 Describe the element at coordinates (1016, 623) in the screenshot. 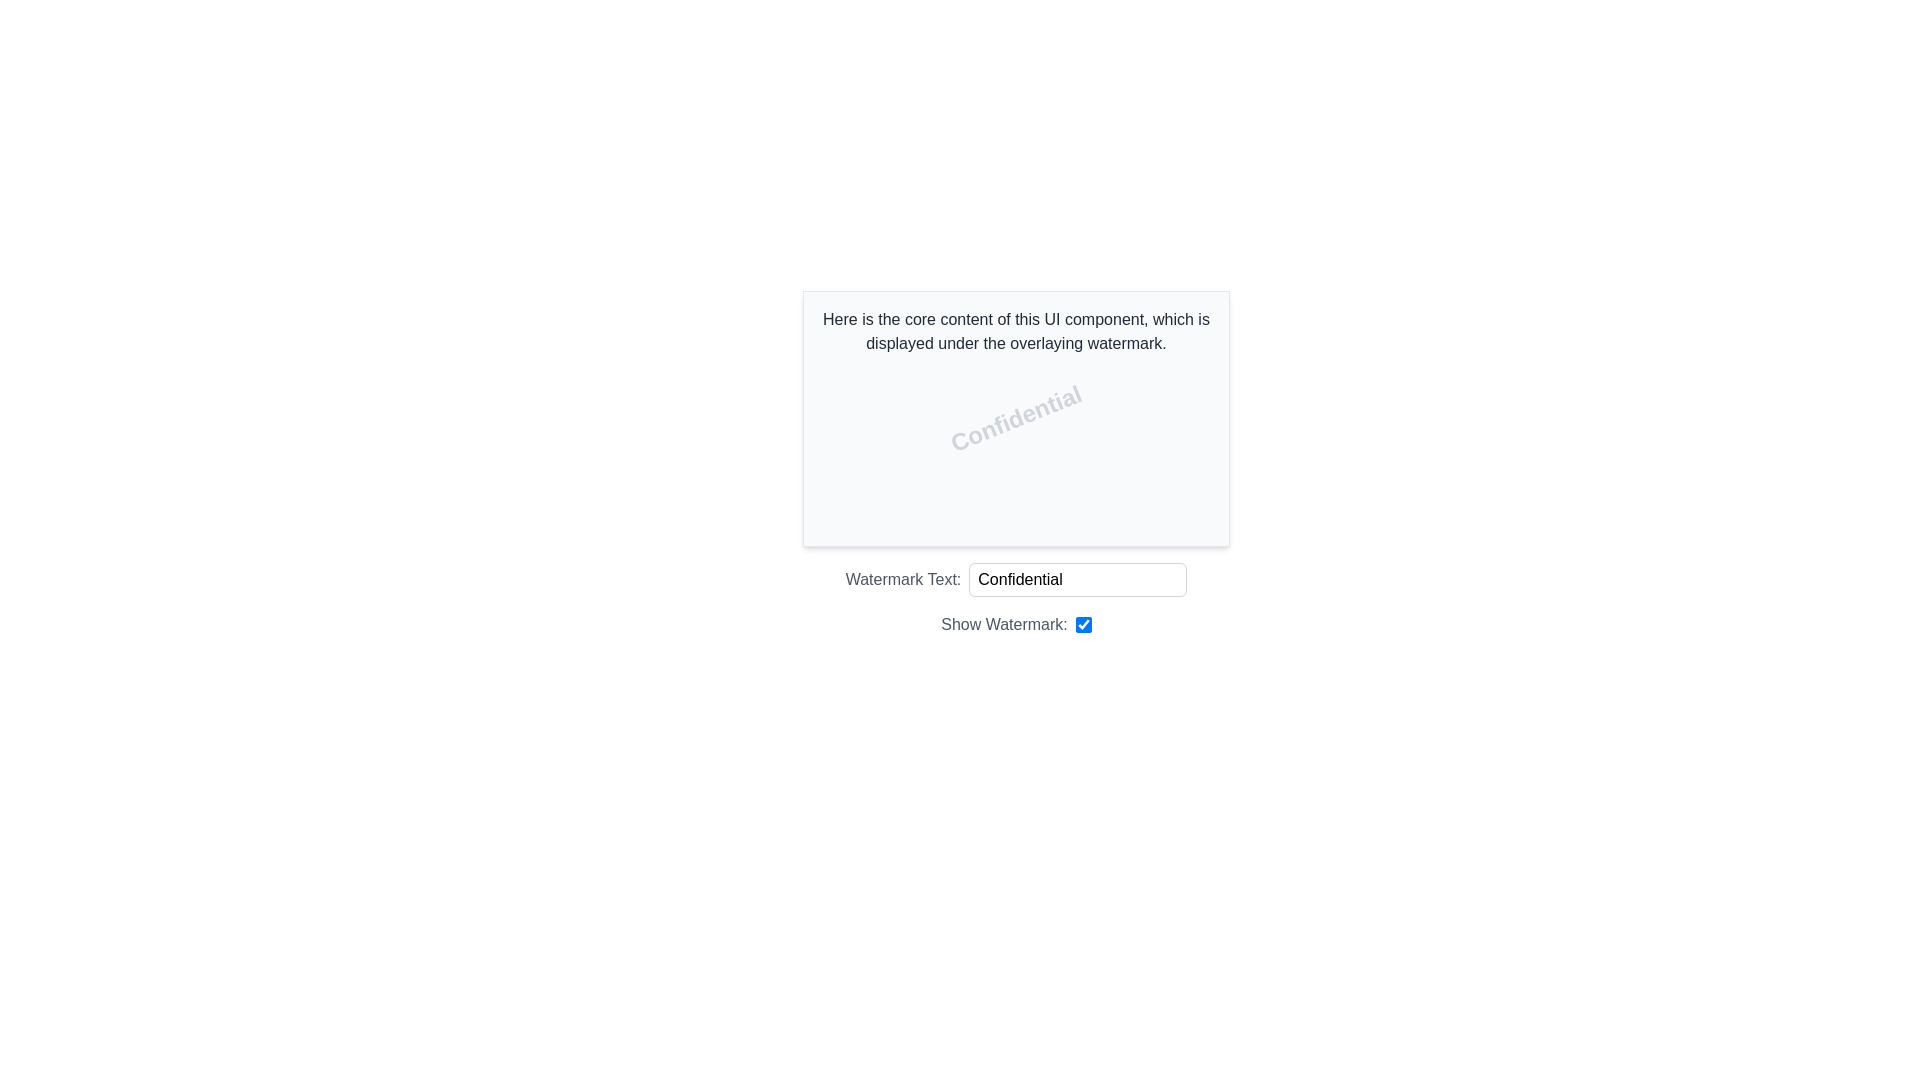

I see `the checkbox labeled 'Show Watermark:' for keyboard interaction` at that location.